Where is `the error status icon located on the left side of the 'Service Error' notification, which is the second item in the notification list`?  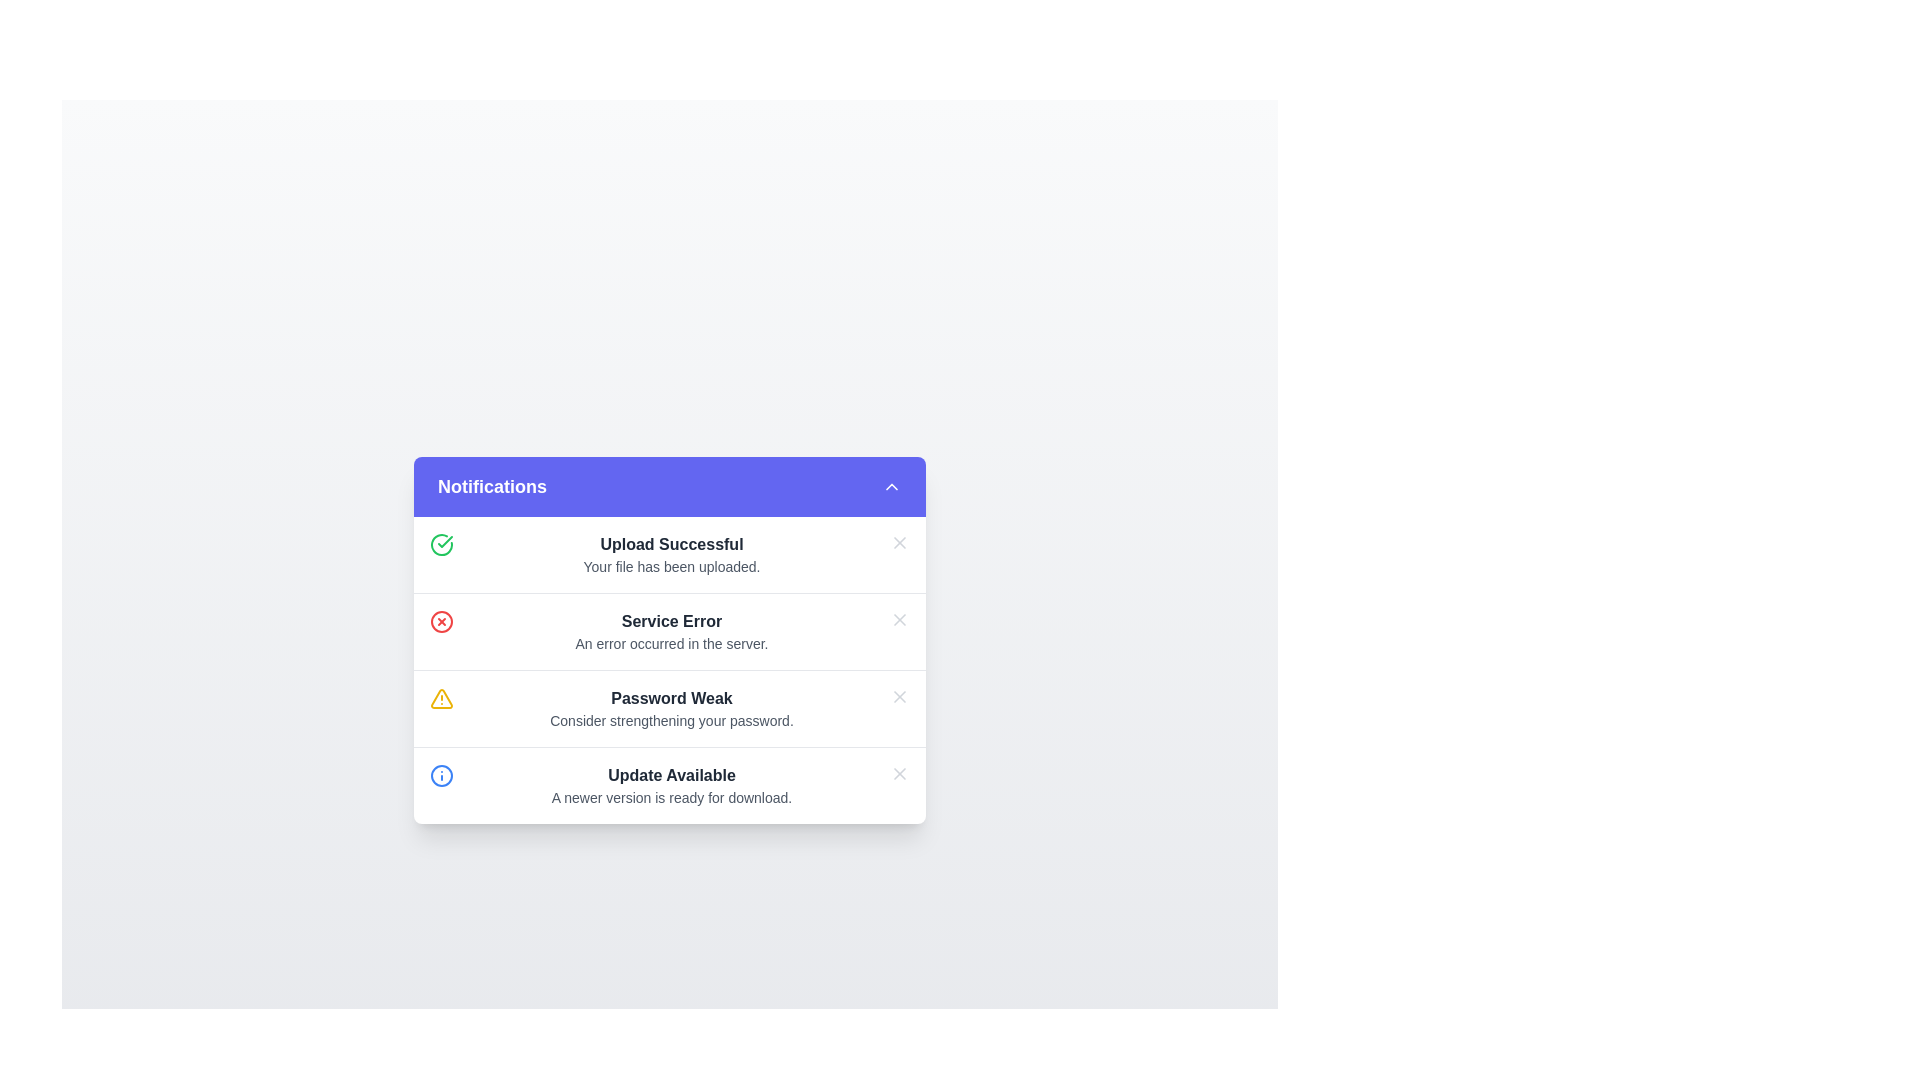
the error status icon located on the left side of the 'Service Error' notification, which is the second item in the notification list is located at coordinates (440, 620).